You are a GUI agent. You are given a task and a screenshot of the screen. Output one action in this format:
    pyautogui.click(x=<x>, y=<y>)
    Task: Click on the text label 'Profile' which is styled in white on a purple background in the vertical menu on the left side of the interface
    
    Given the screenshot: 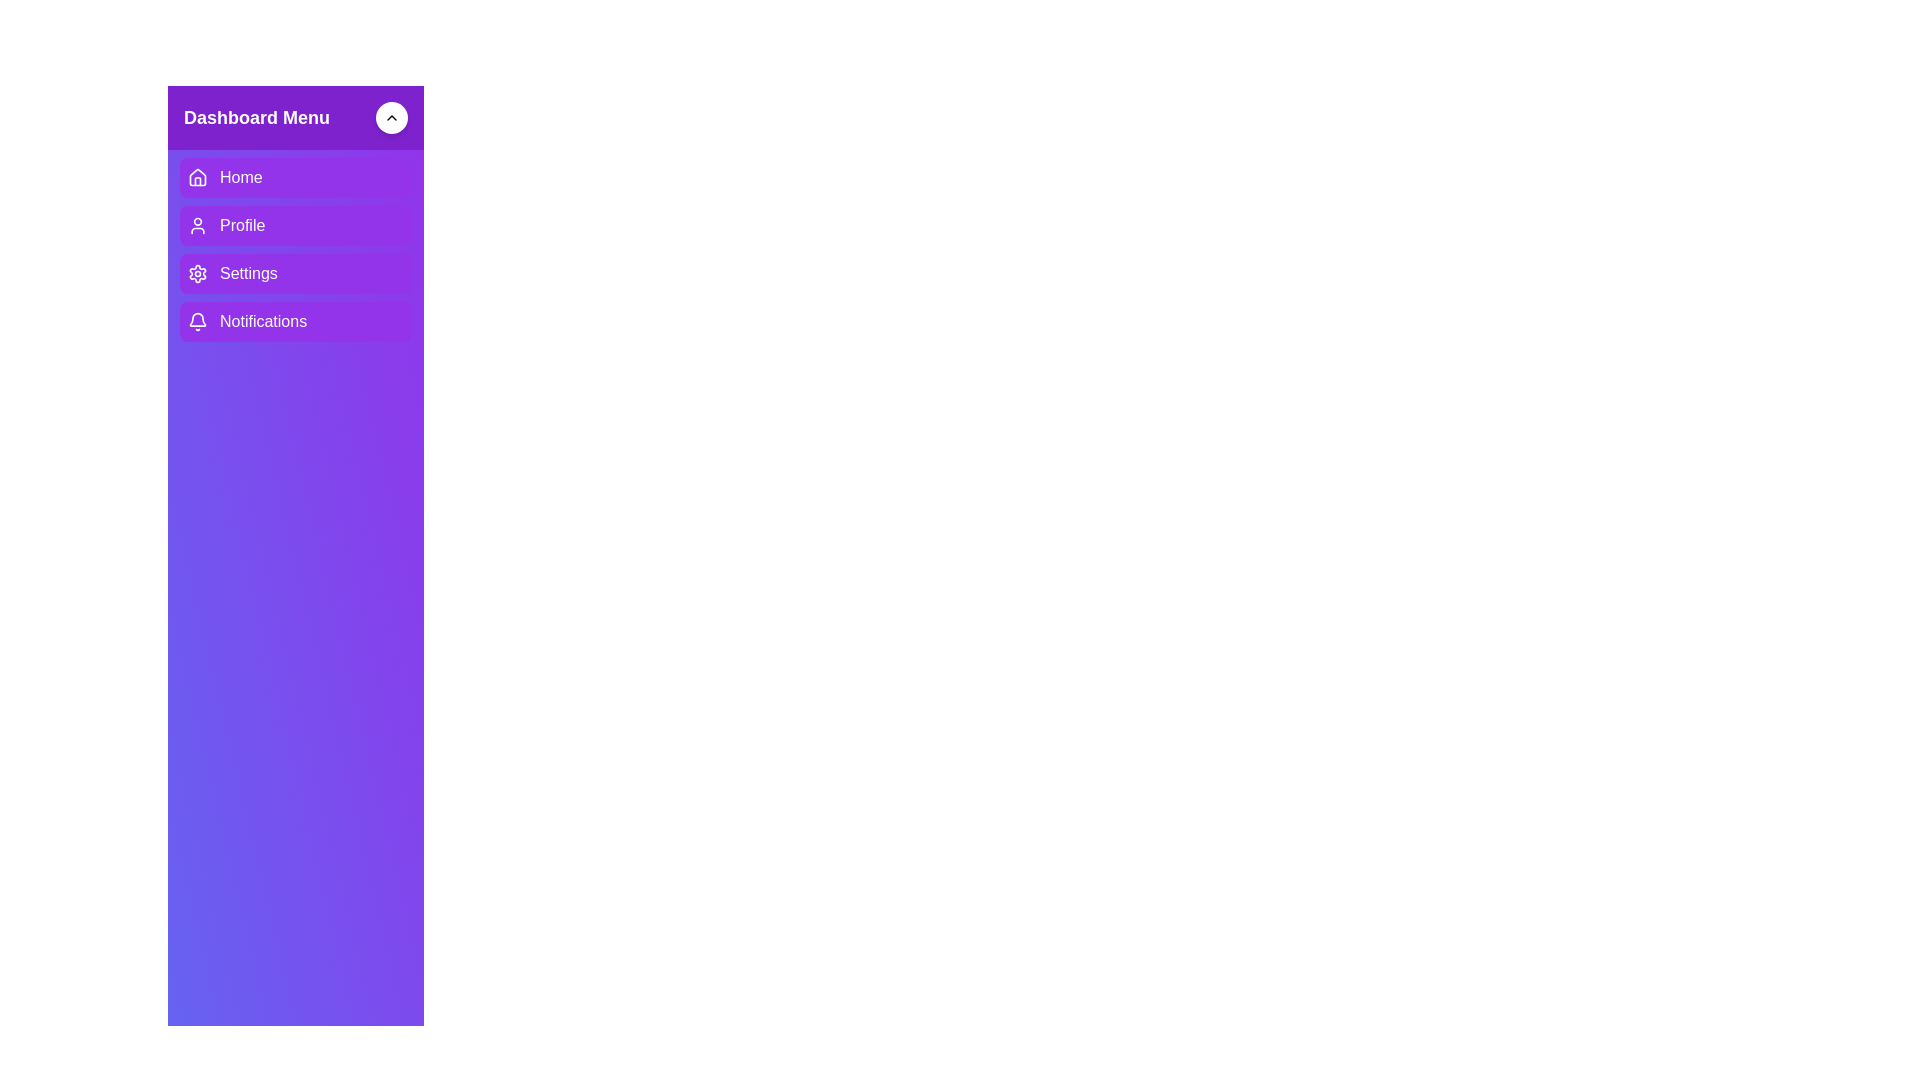 What is the action you would take?
    pyautogui.click(x=241, y=225)
    